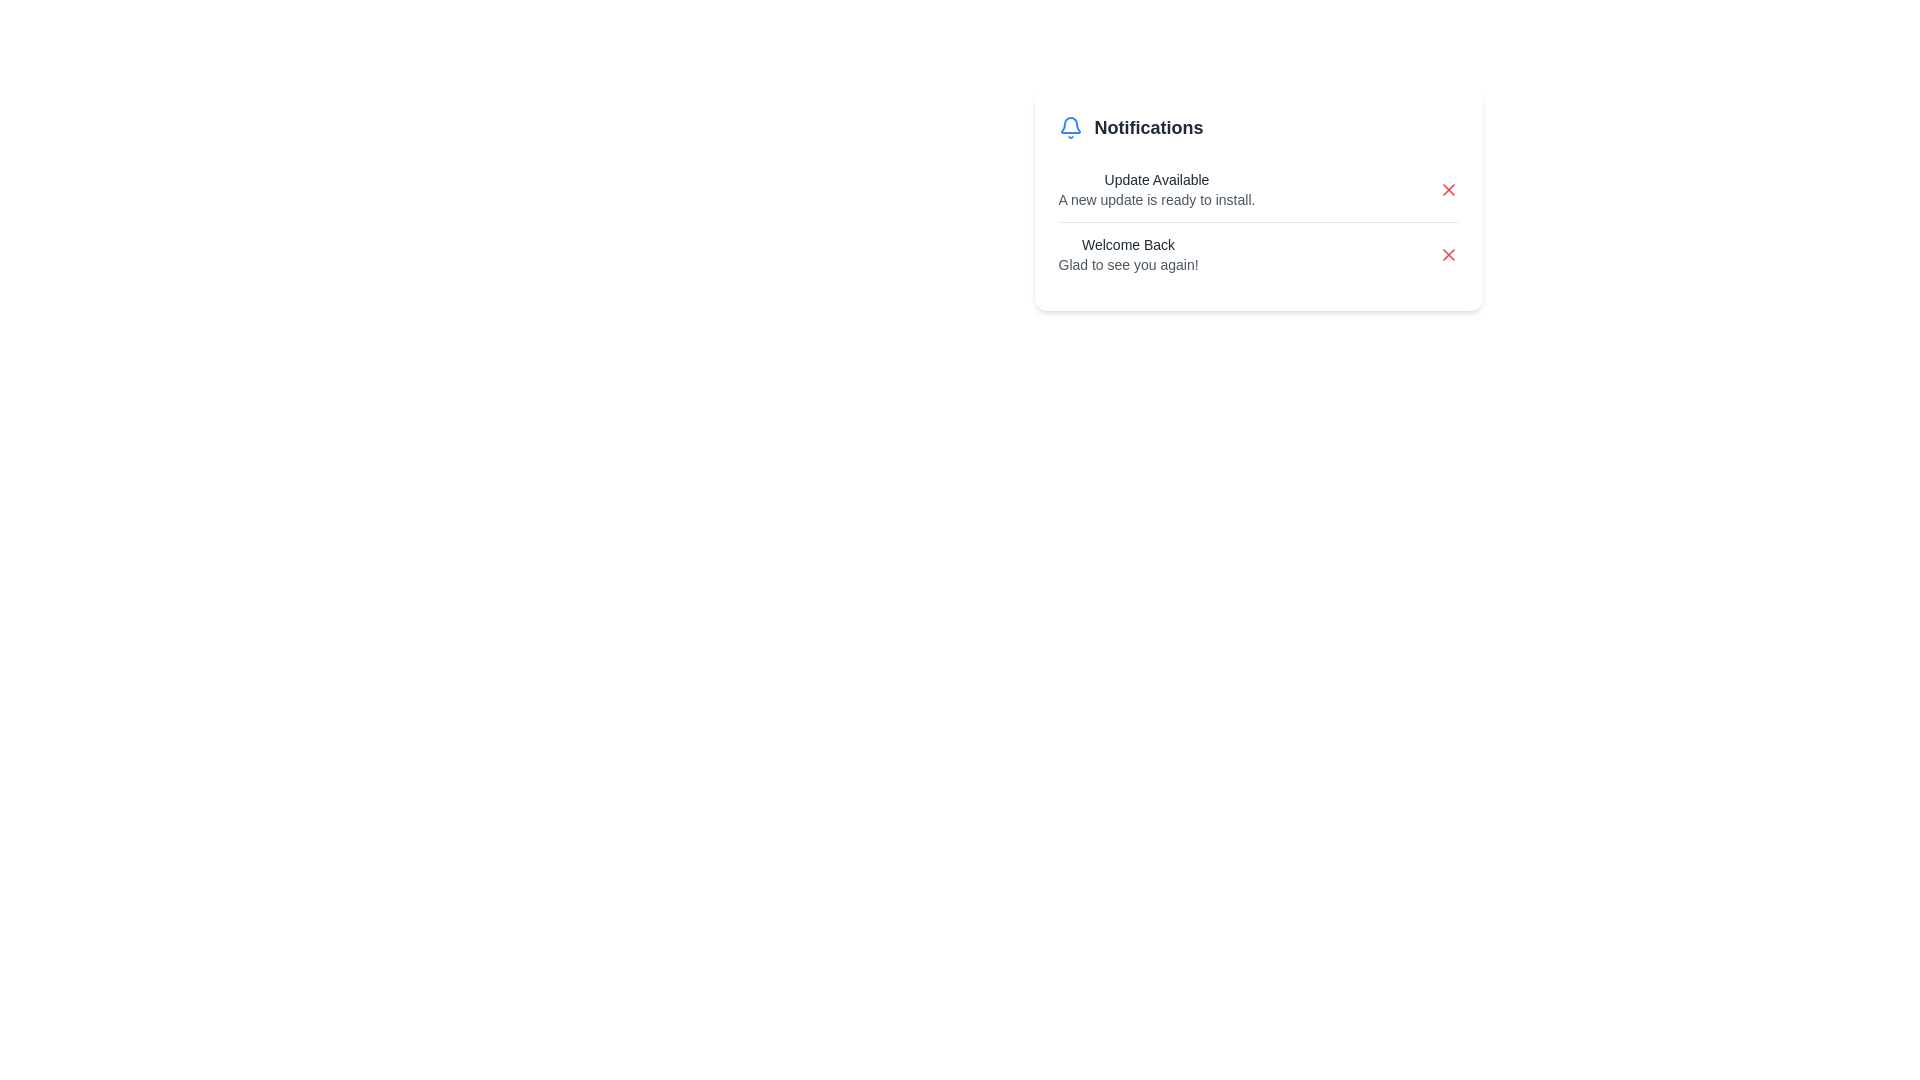 The image size is (1920, 1080). What do you see at coordinates (1156, 189) in the screenshot?
I see `text content of the first notification item in the notification panel, which informs about a new software update and is located beneath the 'Notifications' title` at bounding box center [1156, 189].